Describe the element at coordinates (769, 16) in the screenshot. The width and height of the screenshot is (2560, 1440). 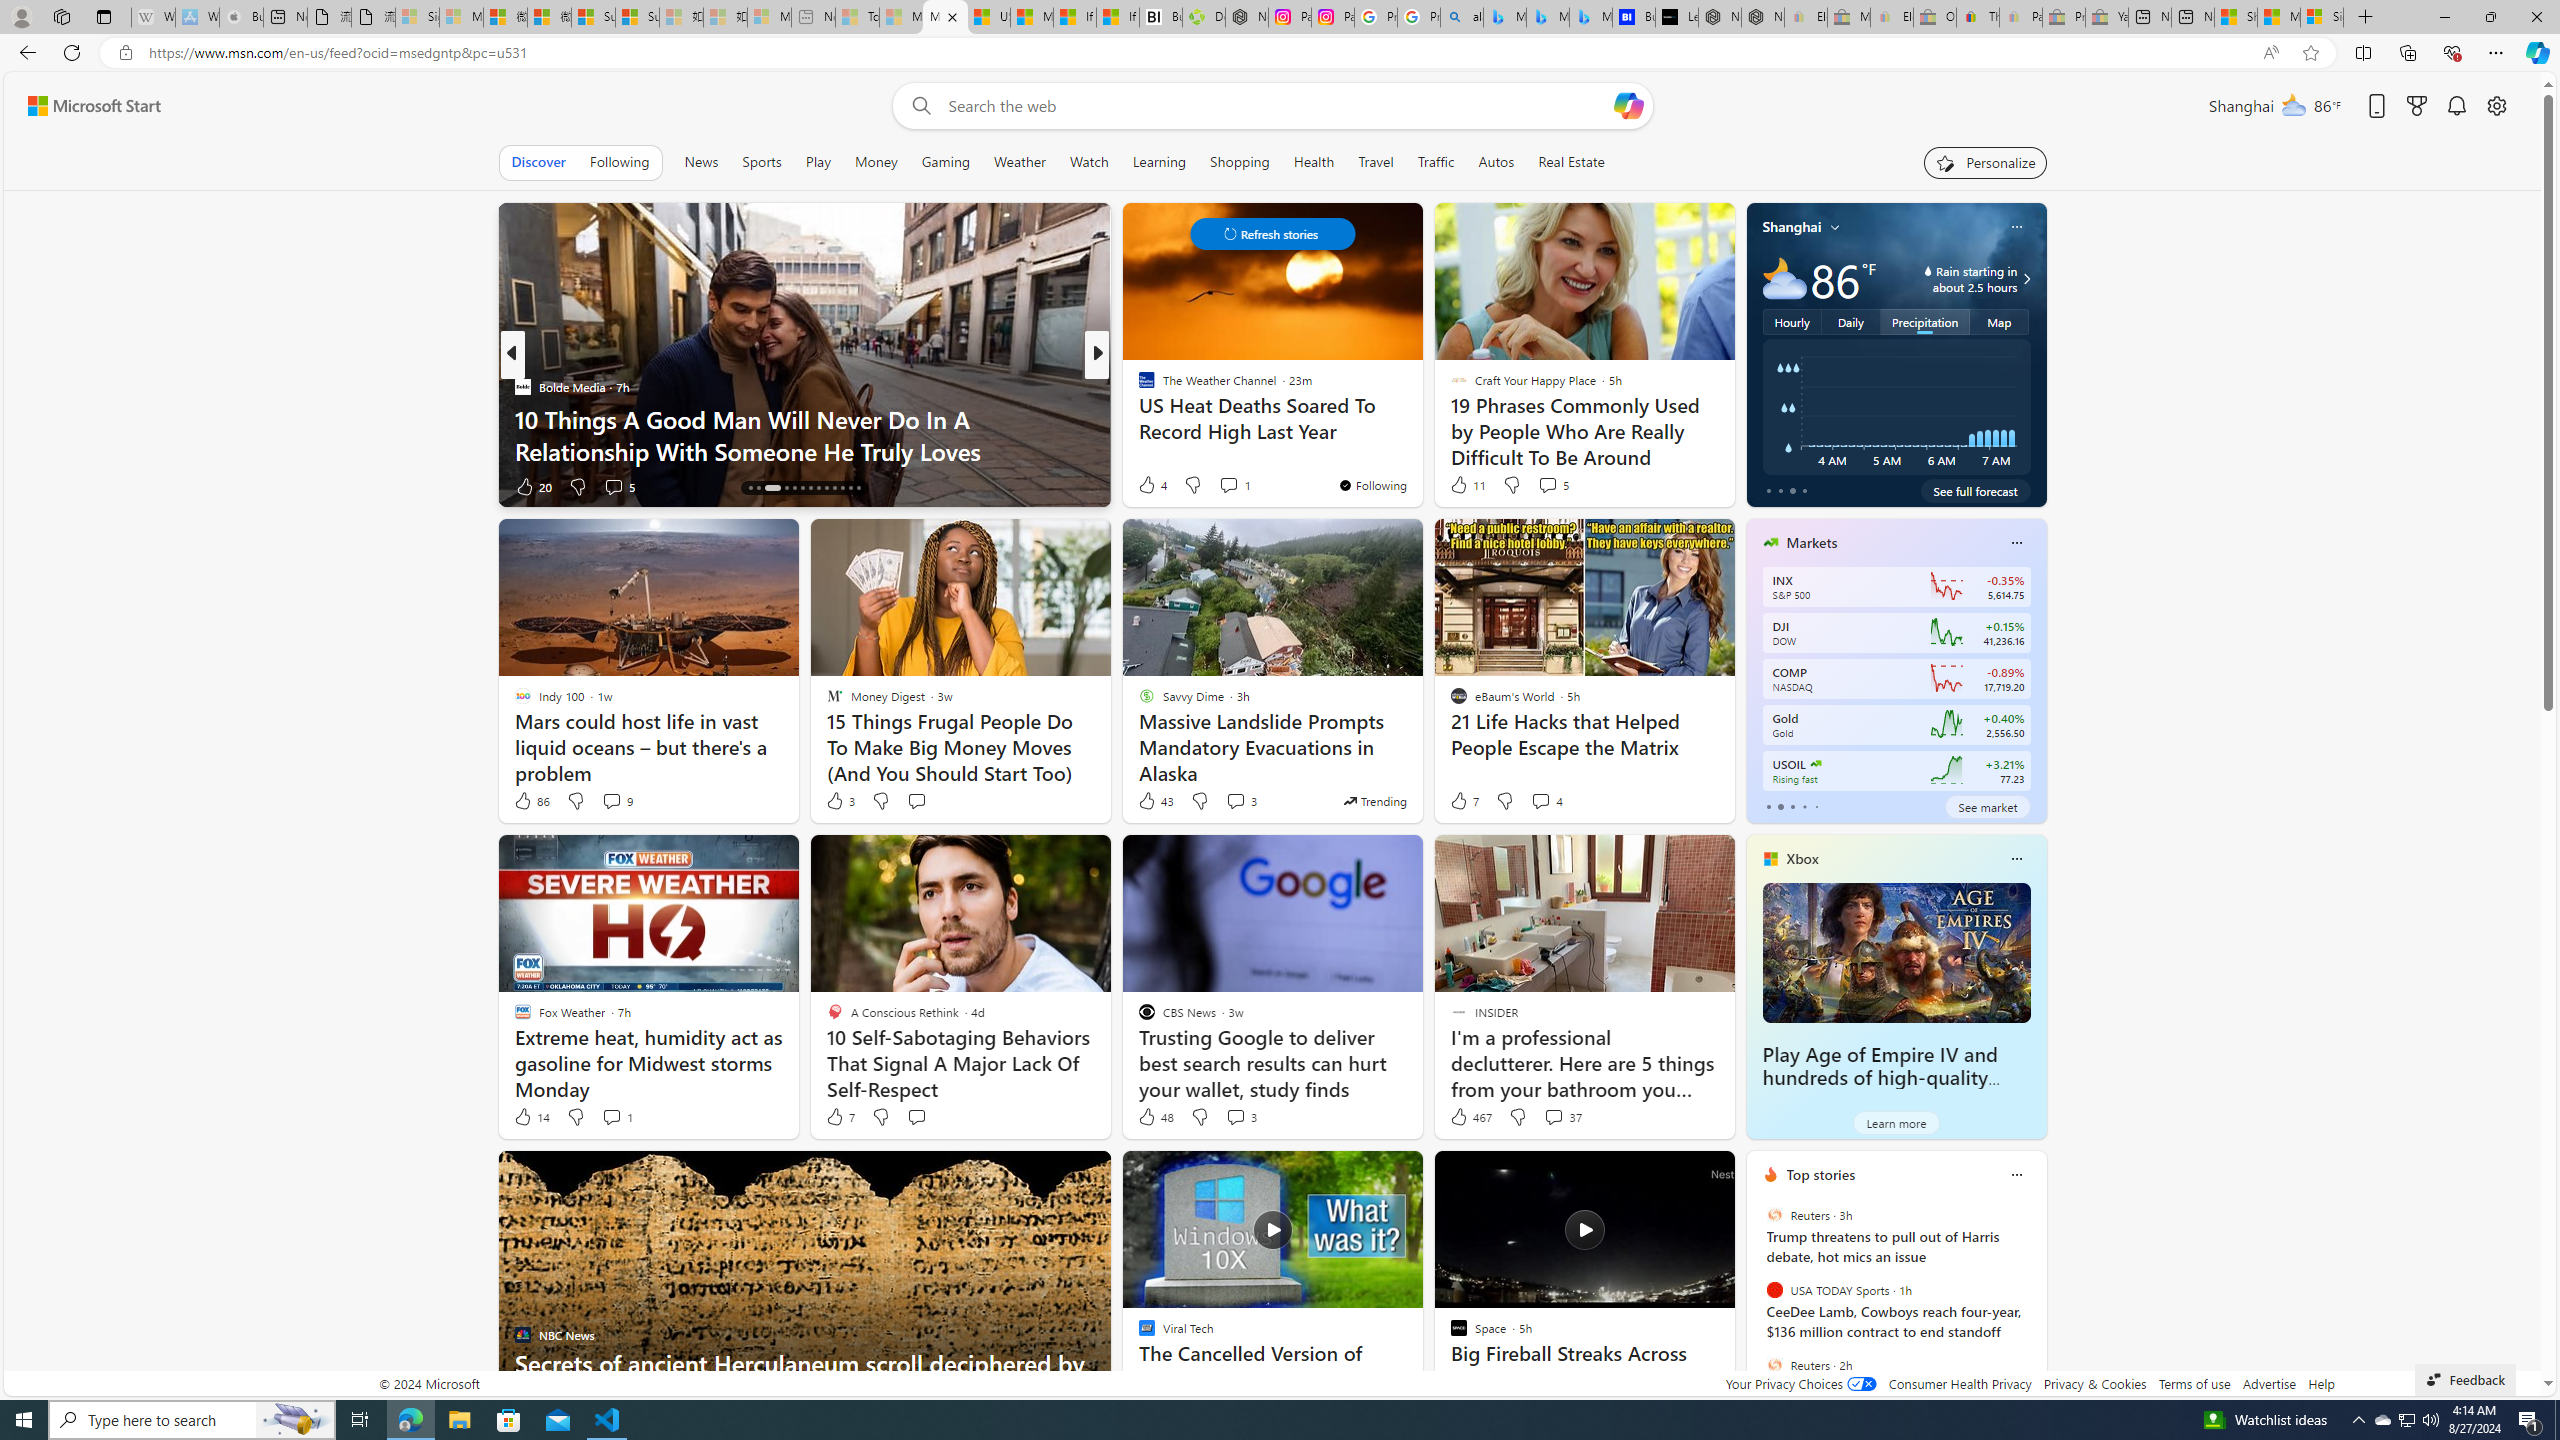
I see `'Microsoft account | Account Checkup - Sleeping'` at that location.